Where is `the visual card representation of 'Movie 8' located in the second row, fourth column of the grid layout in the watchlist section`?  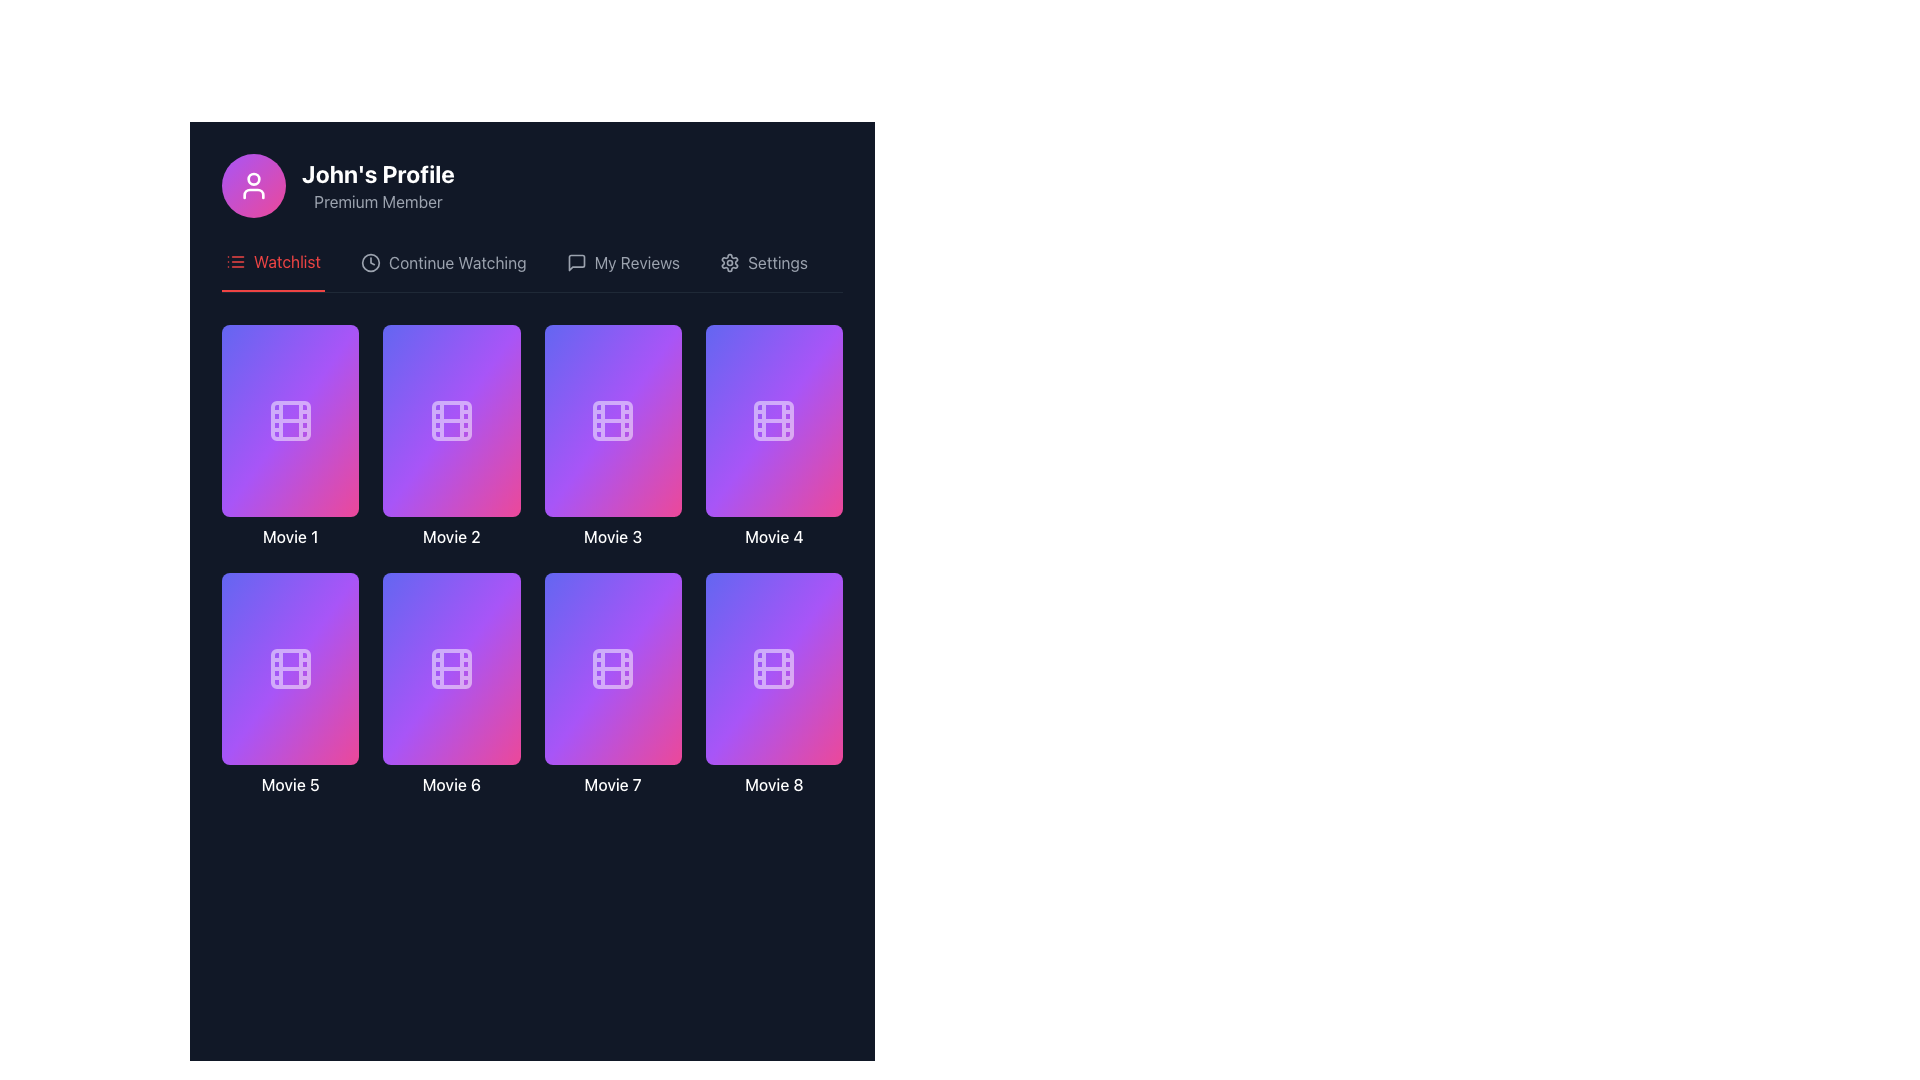
the visual card representation of 'Movie 8' located in the second row, fourth column of the grid layout in the watchlist section is located at coordinates (773, 668).